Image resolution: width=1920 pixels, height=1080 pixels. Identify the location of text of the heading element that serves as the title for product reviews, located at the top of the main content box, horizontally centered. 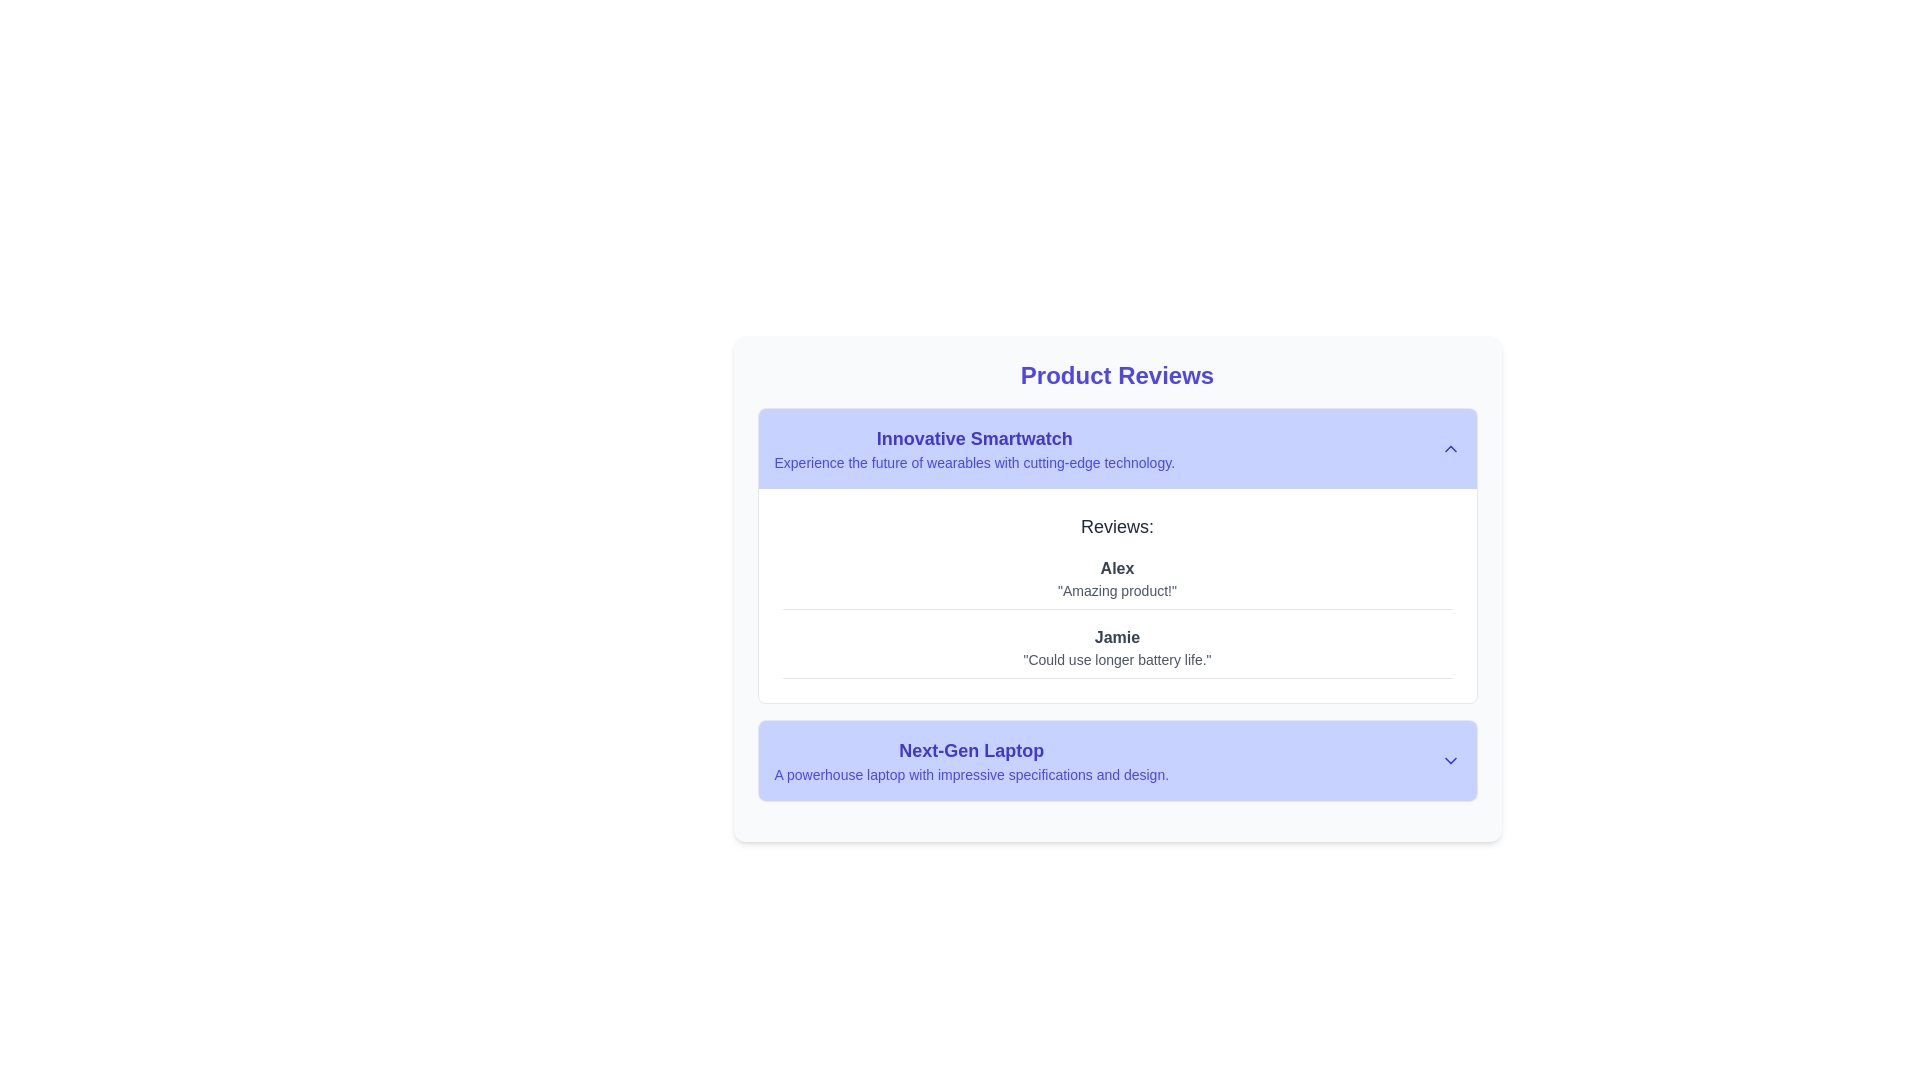
(1116, 375).